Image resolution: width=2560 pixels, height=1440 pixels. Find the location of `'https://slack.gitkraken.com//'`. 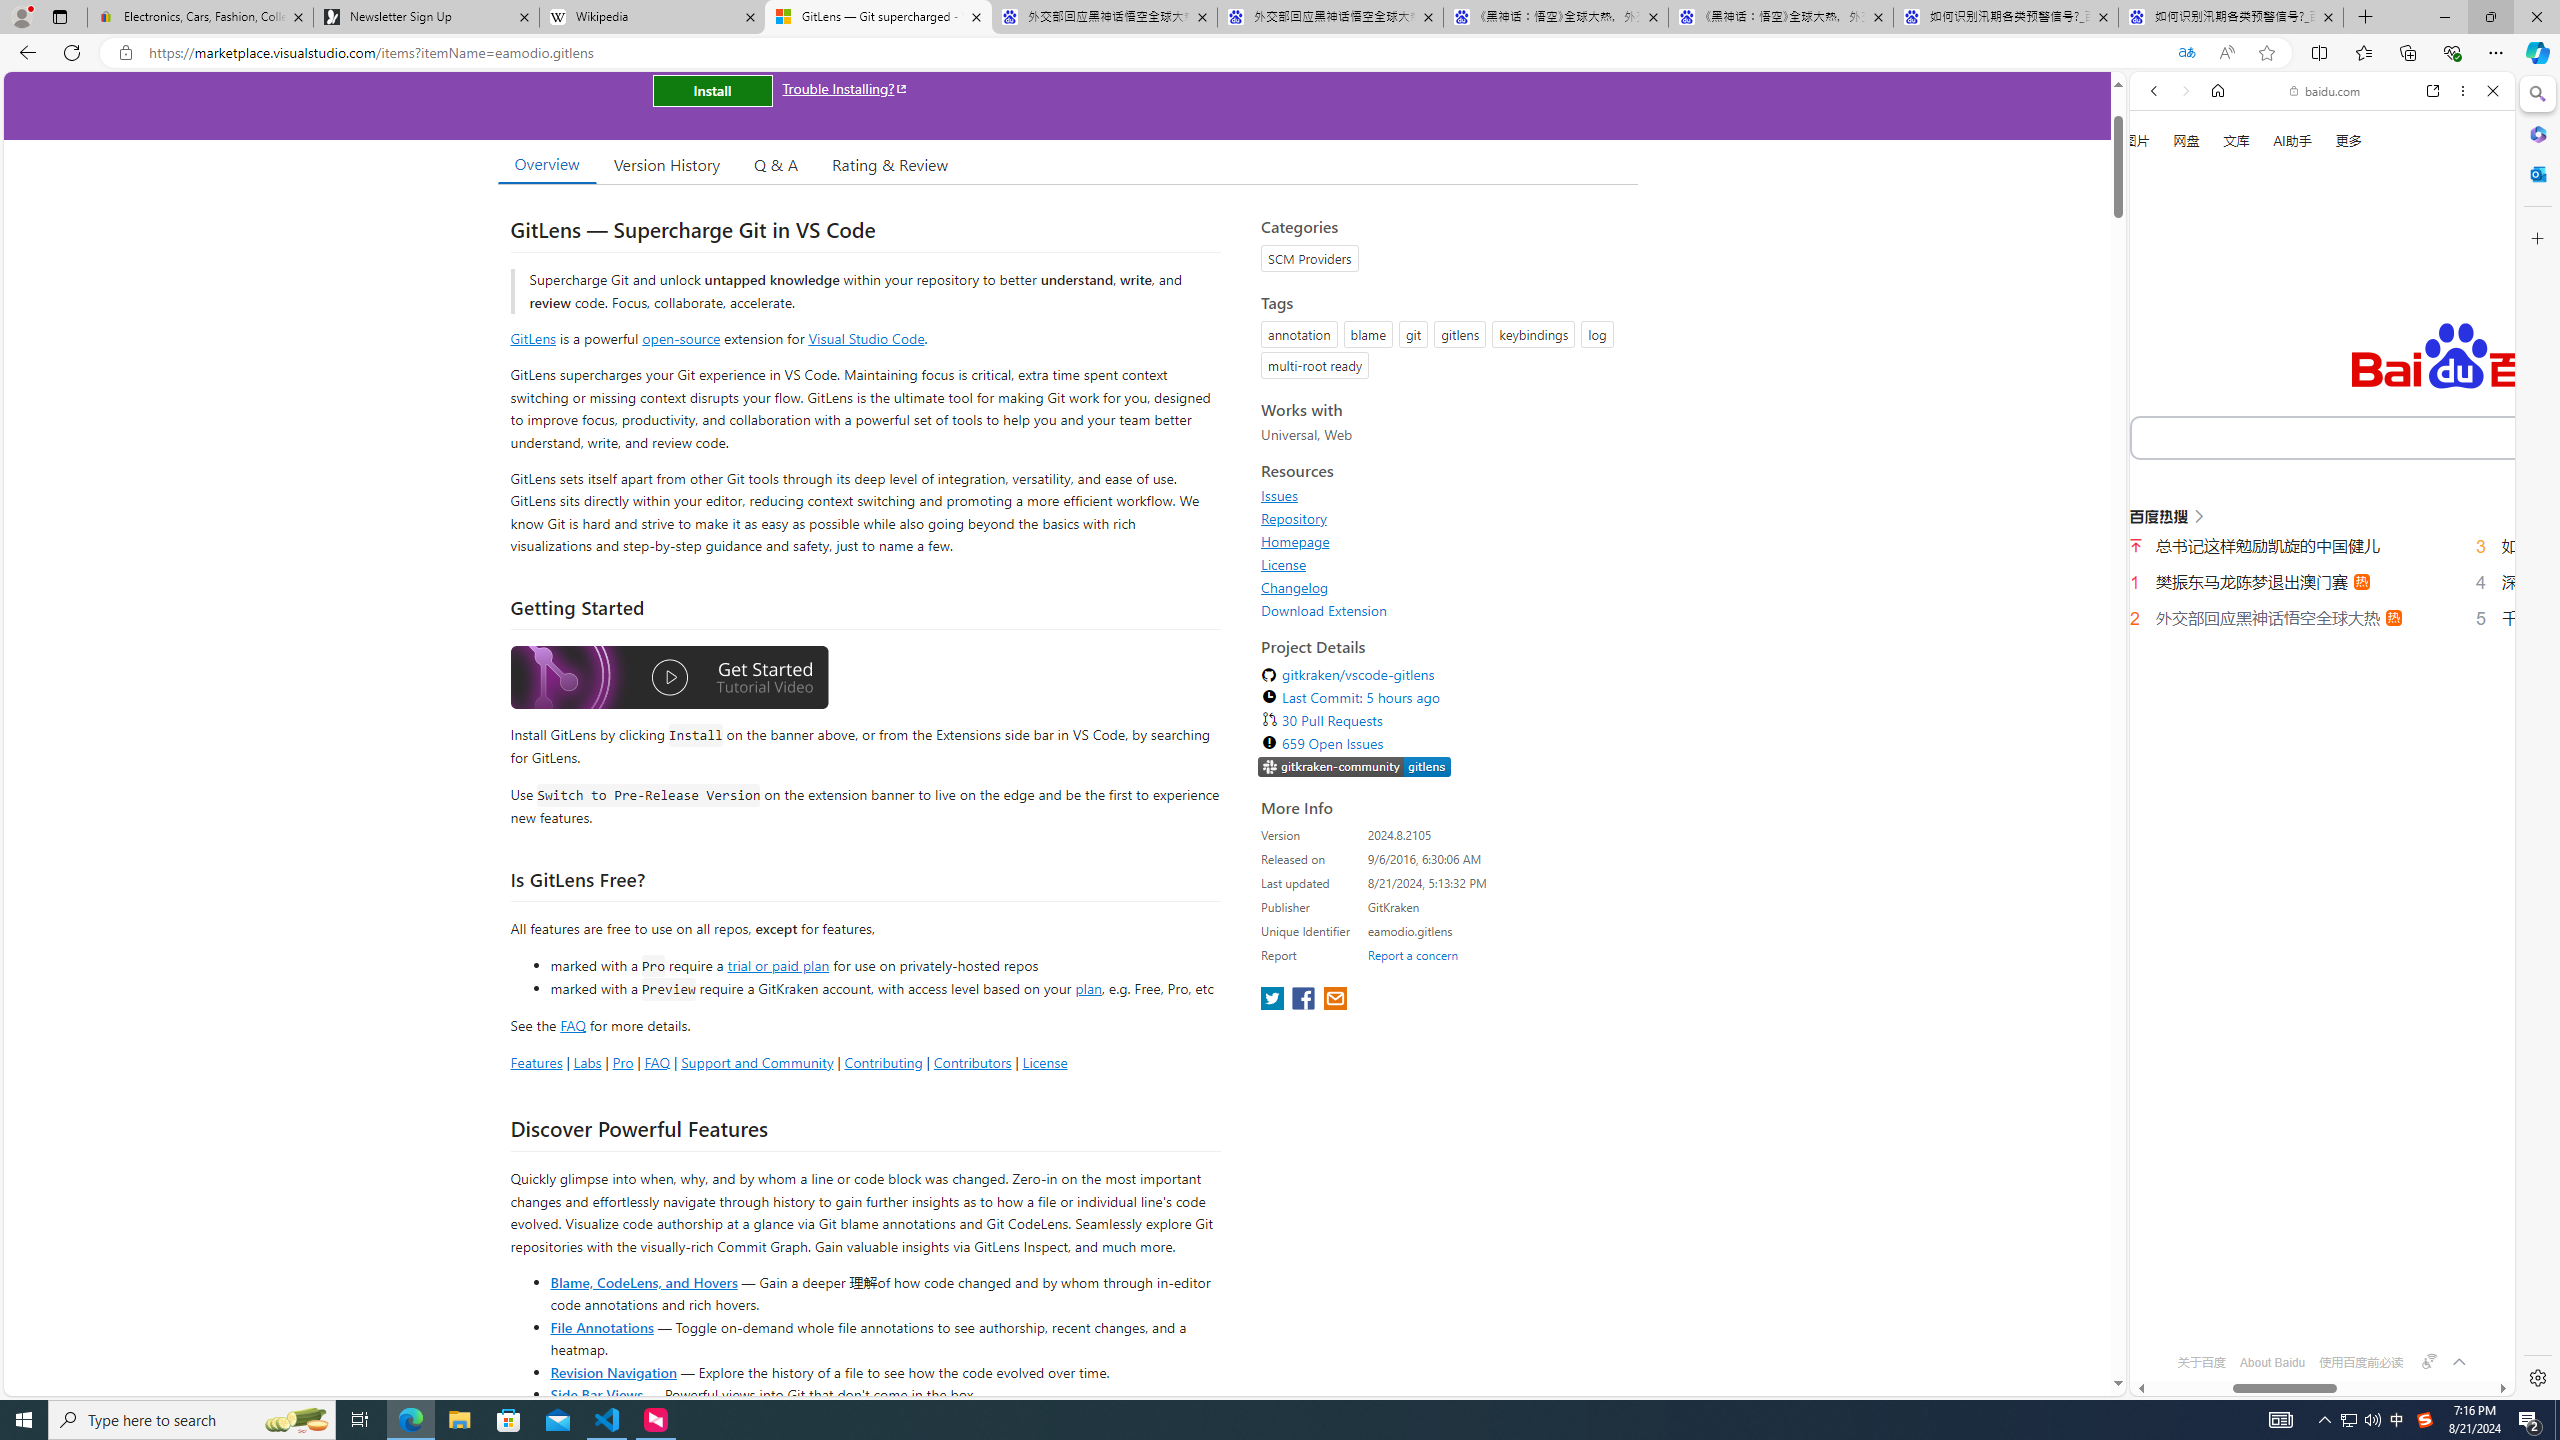

'https://slack.gitkraken.com//' is located at coordinates (1353, 767).